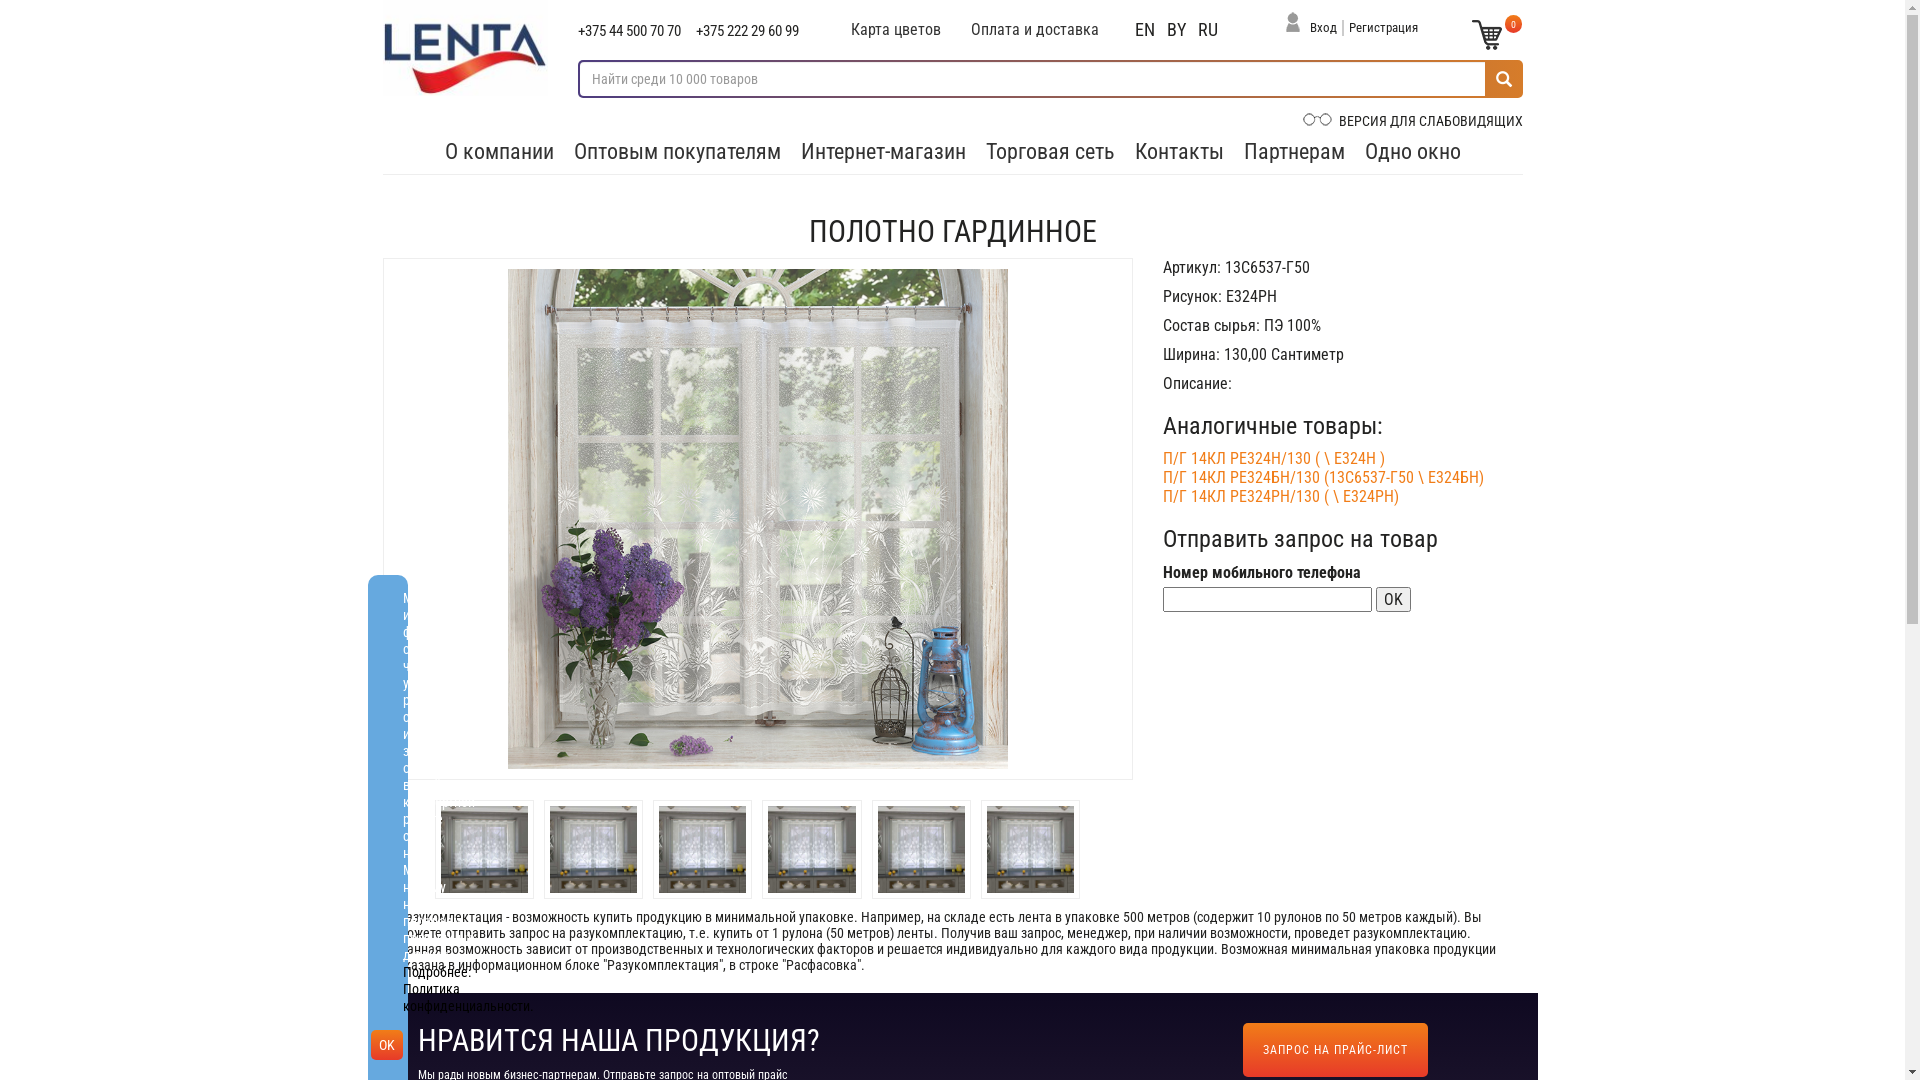 The image size is (1920, 1080). I want to click on 'OK', so click(1392, 598).